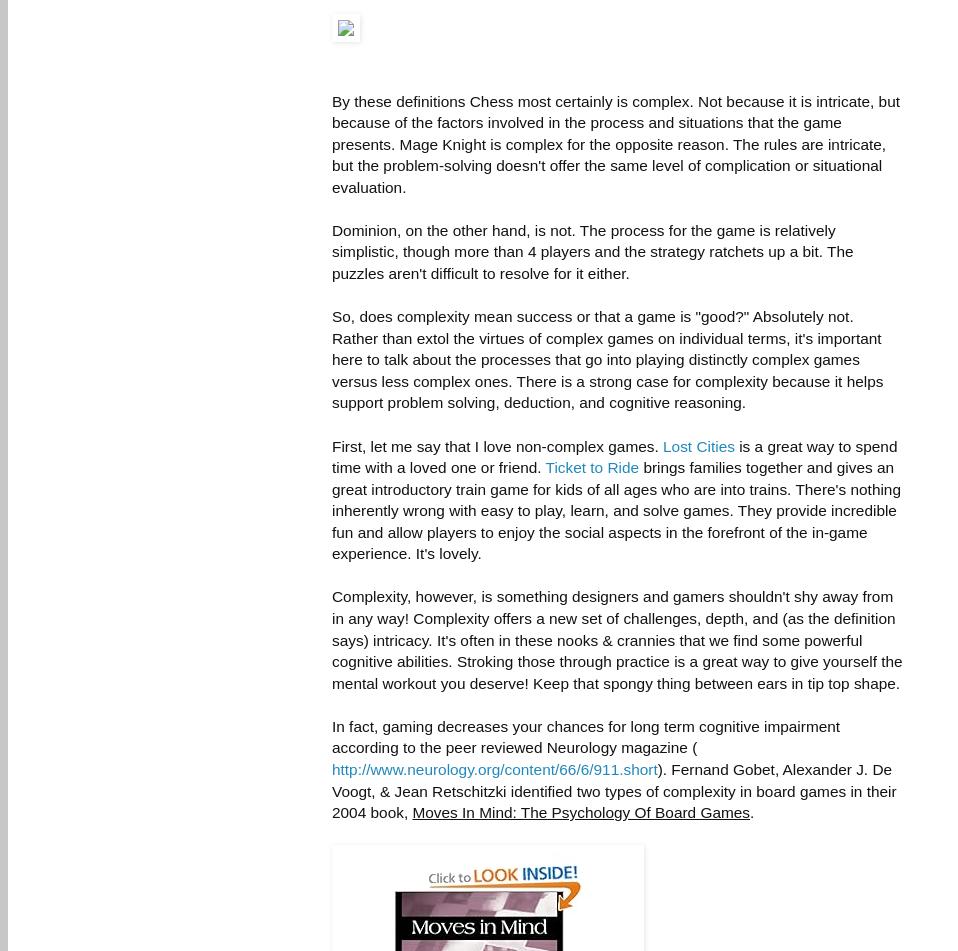 Image resolution: width=958 pixels, height=951 pixels. I want to click on 'First, let me say that I love non-complex games.', so click(496, 445).